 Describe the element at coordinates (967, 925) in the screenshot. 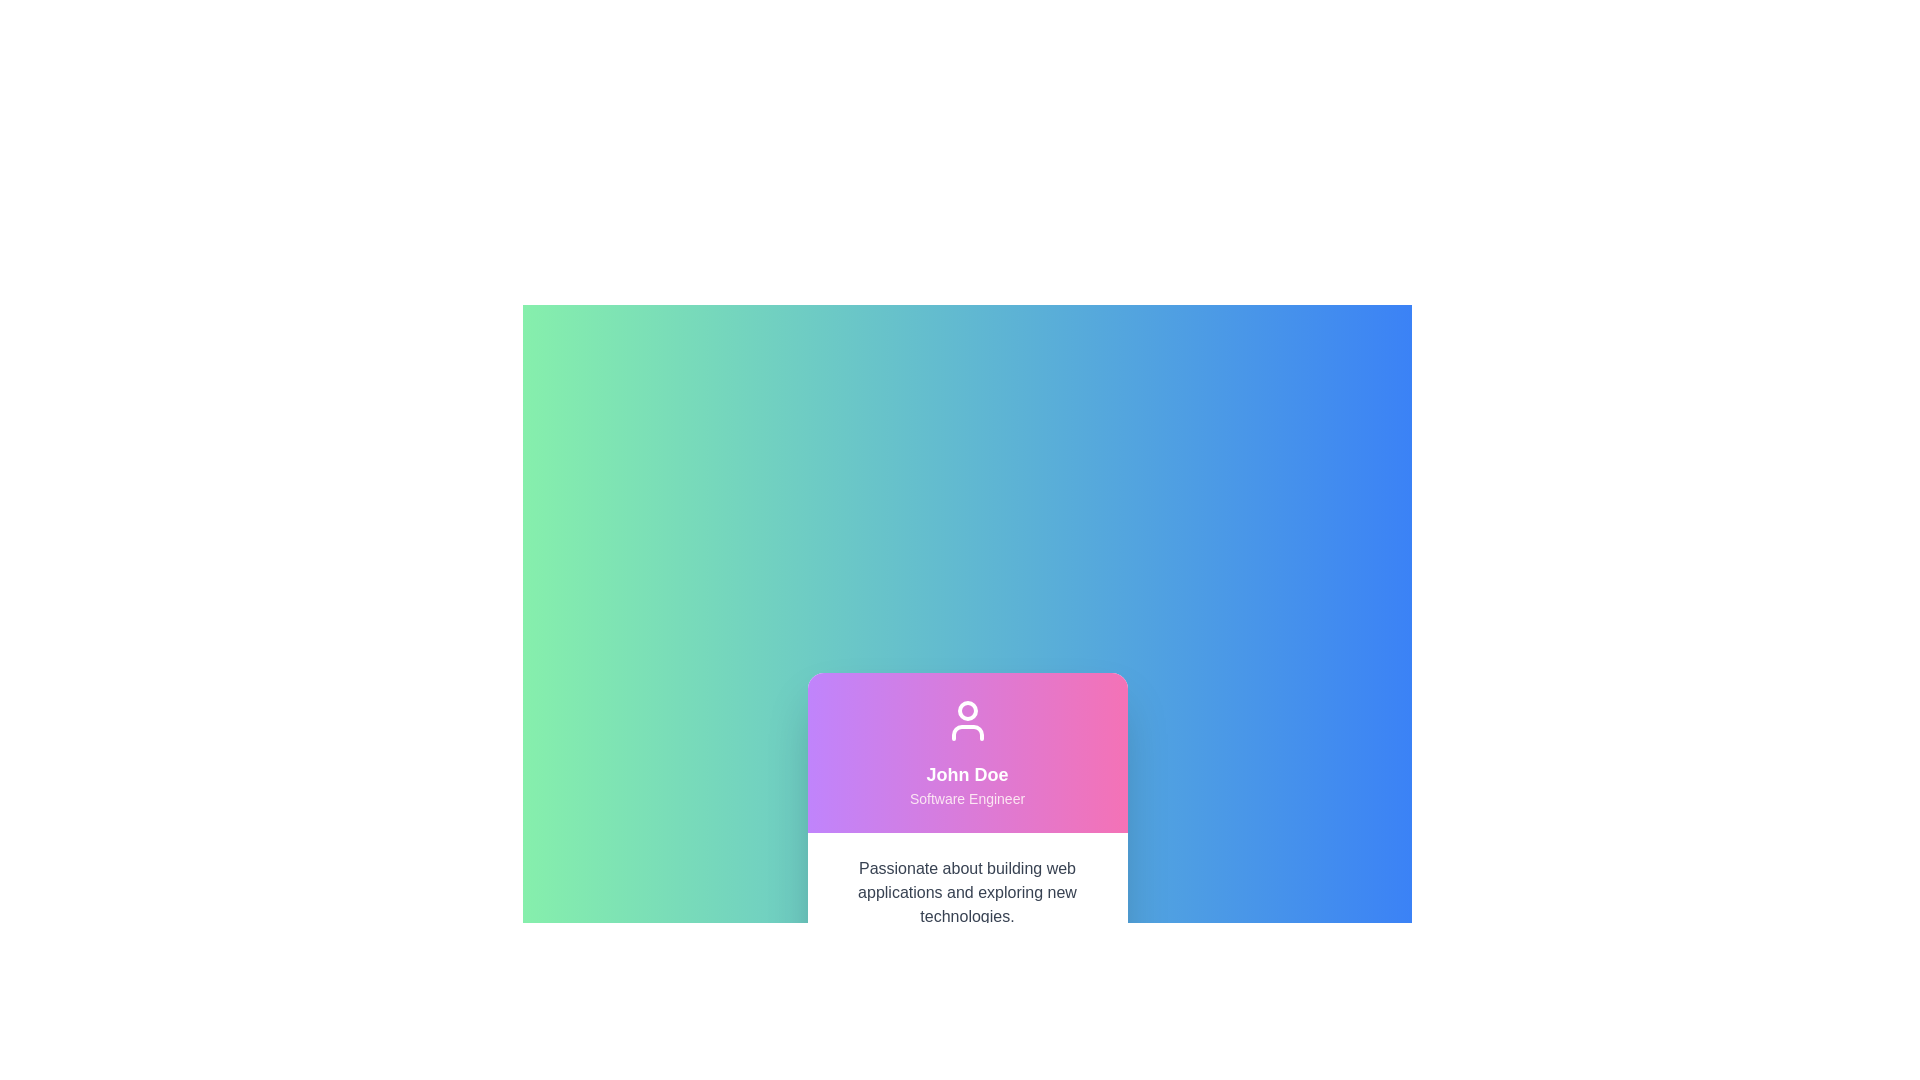

I see `descriptive text label located at the bottom of the card, below the 'John Doe' title and occupation text` at that location.